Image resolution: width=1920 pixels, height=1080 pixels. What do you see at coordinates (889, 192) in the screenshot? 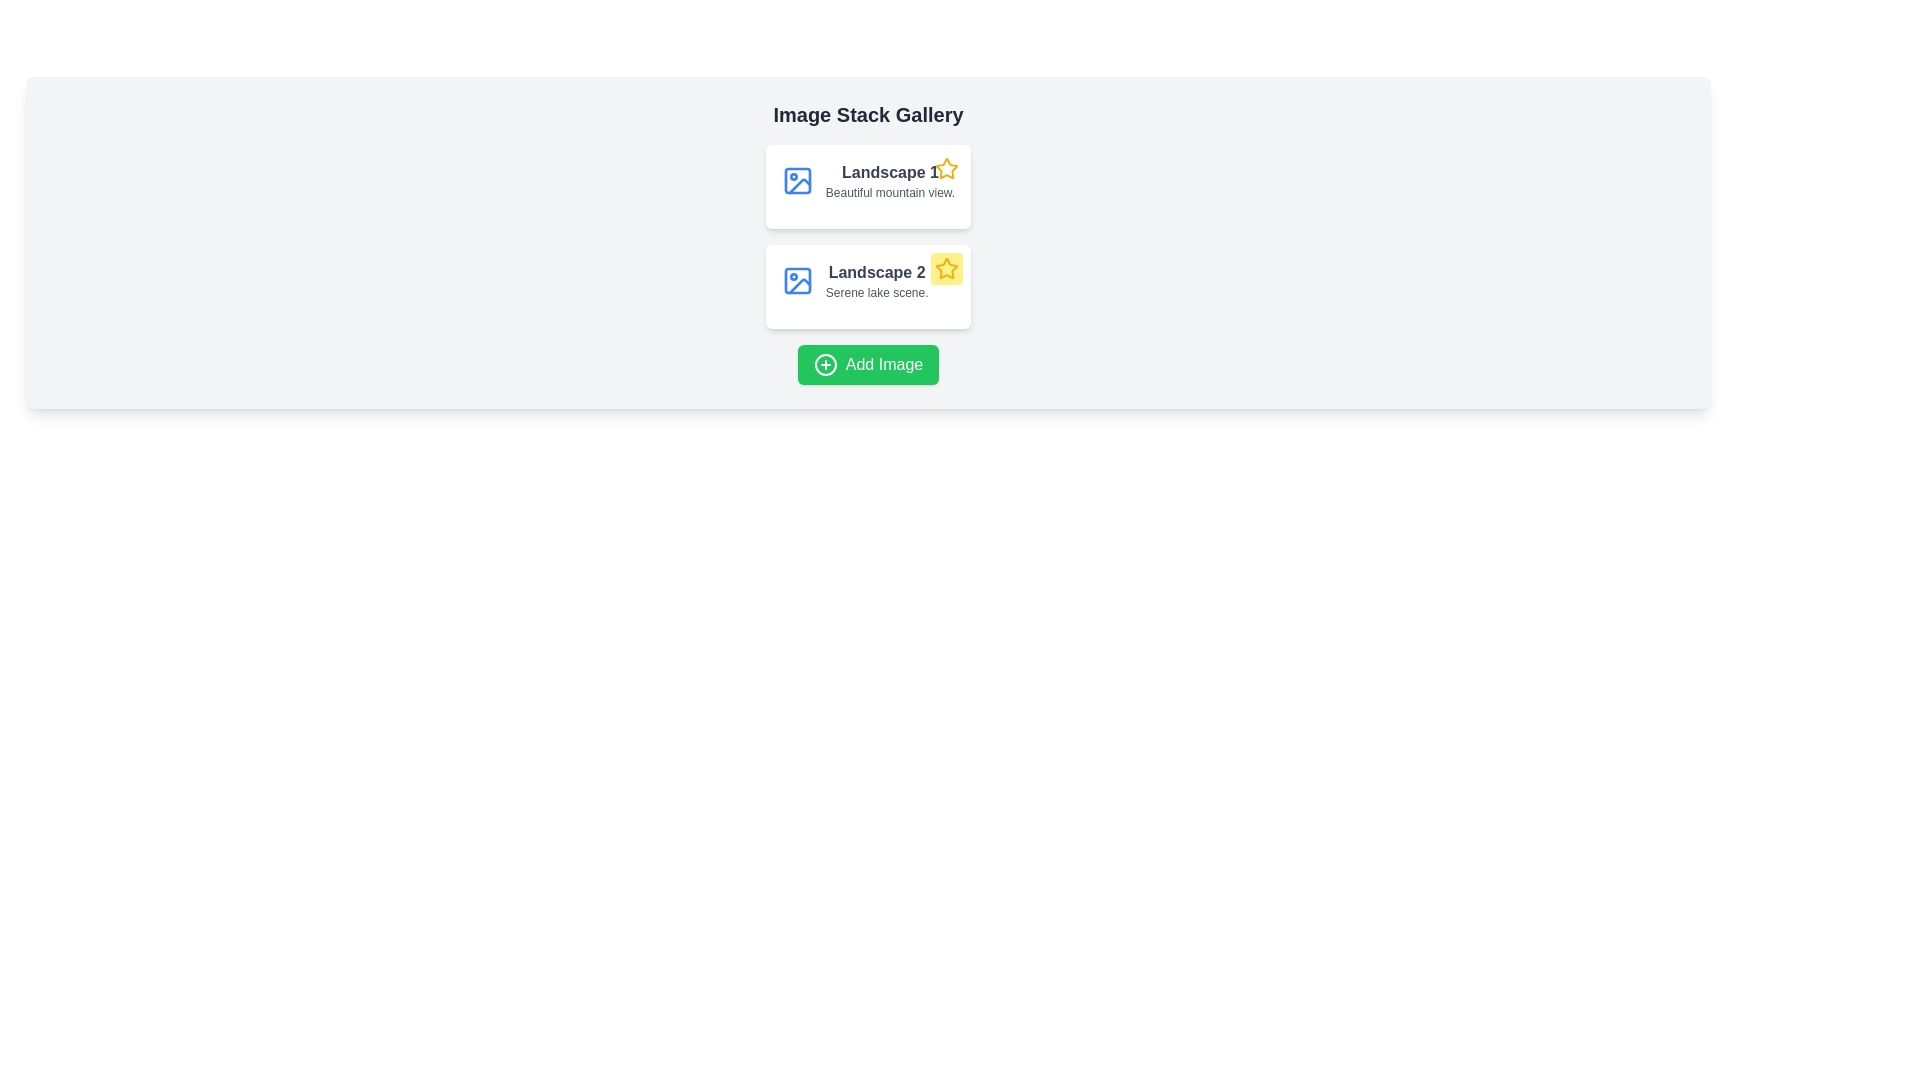
I see `the text label displaying 'Beautiful mountain view.' which is positioned beneath the title 'Landscape 1' in the upper card of the two-card layout` at bounding box center [889, 192].